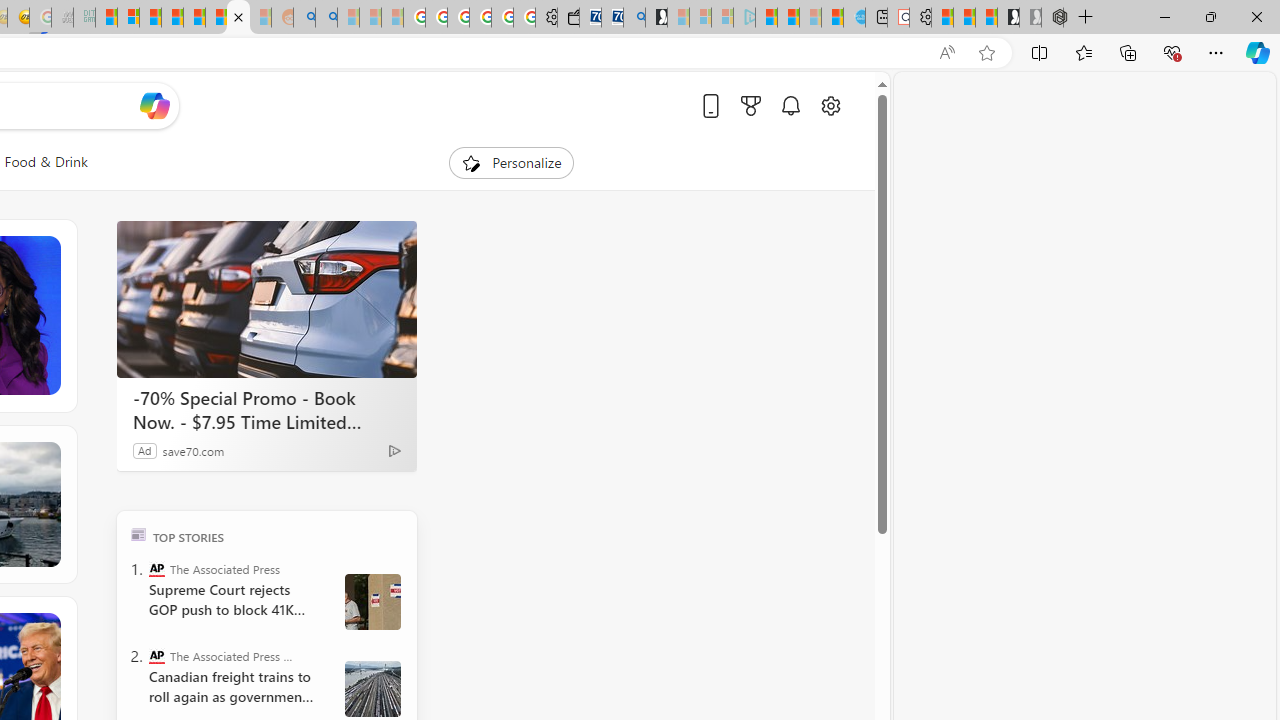  What do you see at coordinates (373, 688) in the screenshot?
I see `' Canada Railroads Unions'` at bounding box center [373, 688].